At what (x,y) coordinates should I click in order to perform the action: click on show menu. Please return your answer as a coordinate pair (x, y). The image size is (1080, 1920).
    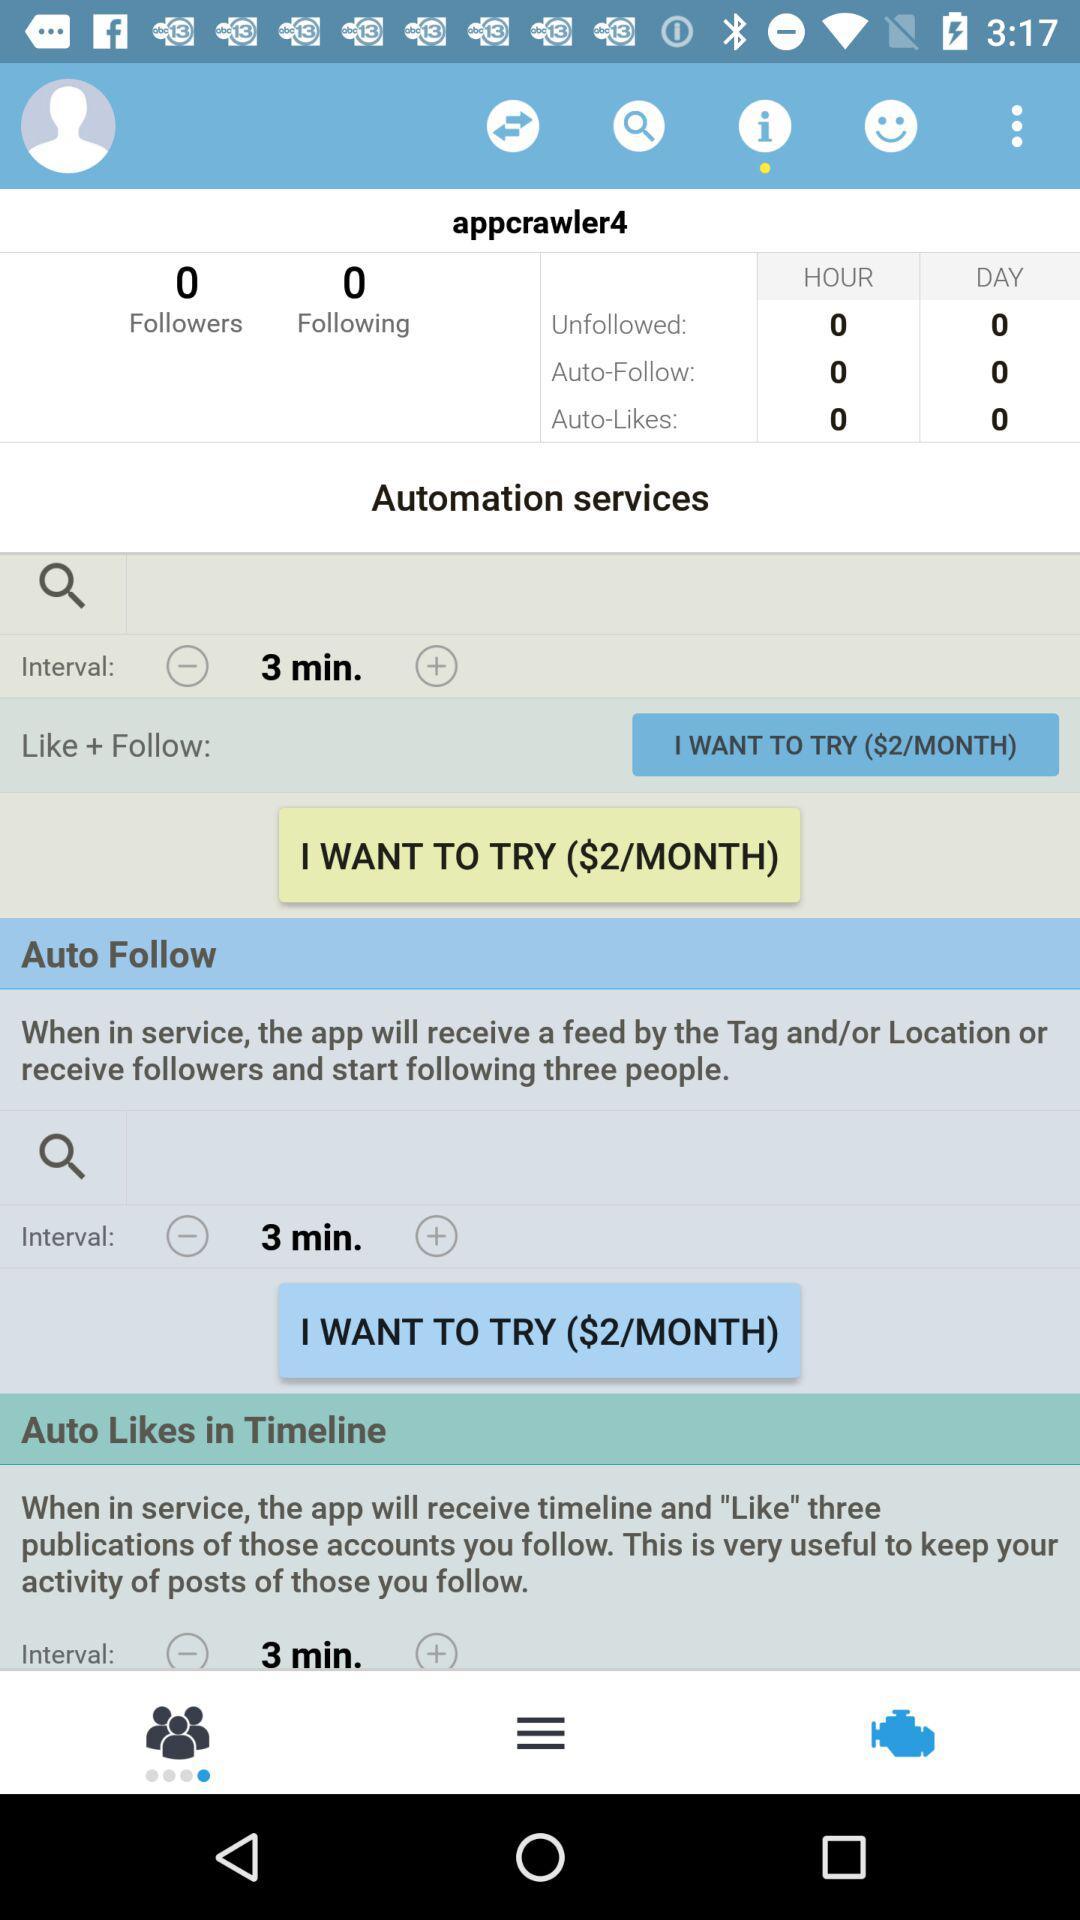
    Looking at the image, I should click on (540, 1730).